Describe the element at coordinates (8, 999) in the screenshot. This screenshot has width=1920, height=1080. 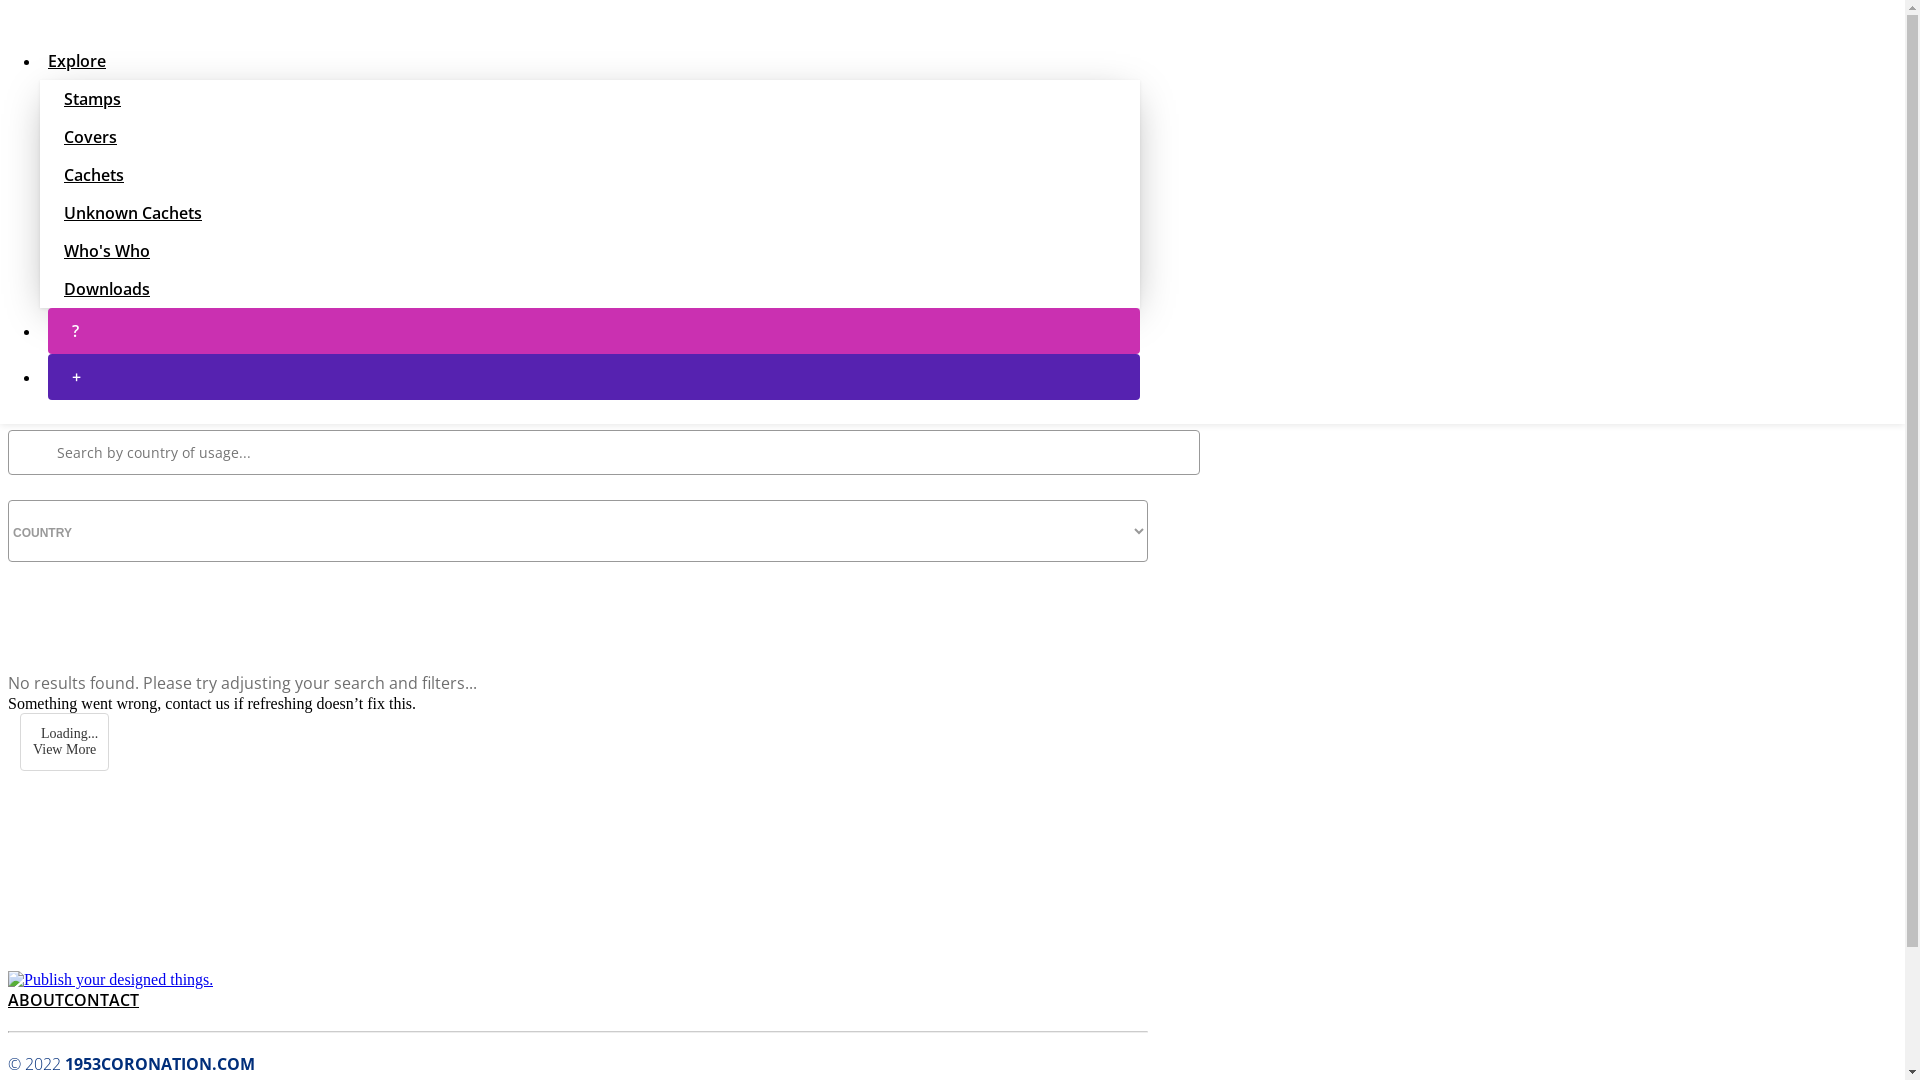
I see `'ABOUT'` at that location.